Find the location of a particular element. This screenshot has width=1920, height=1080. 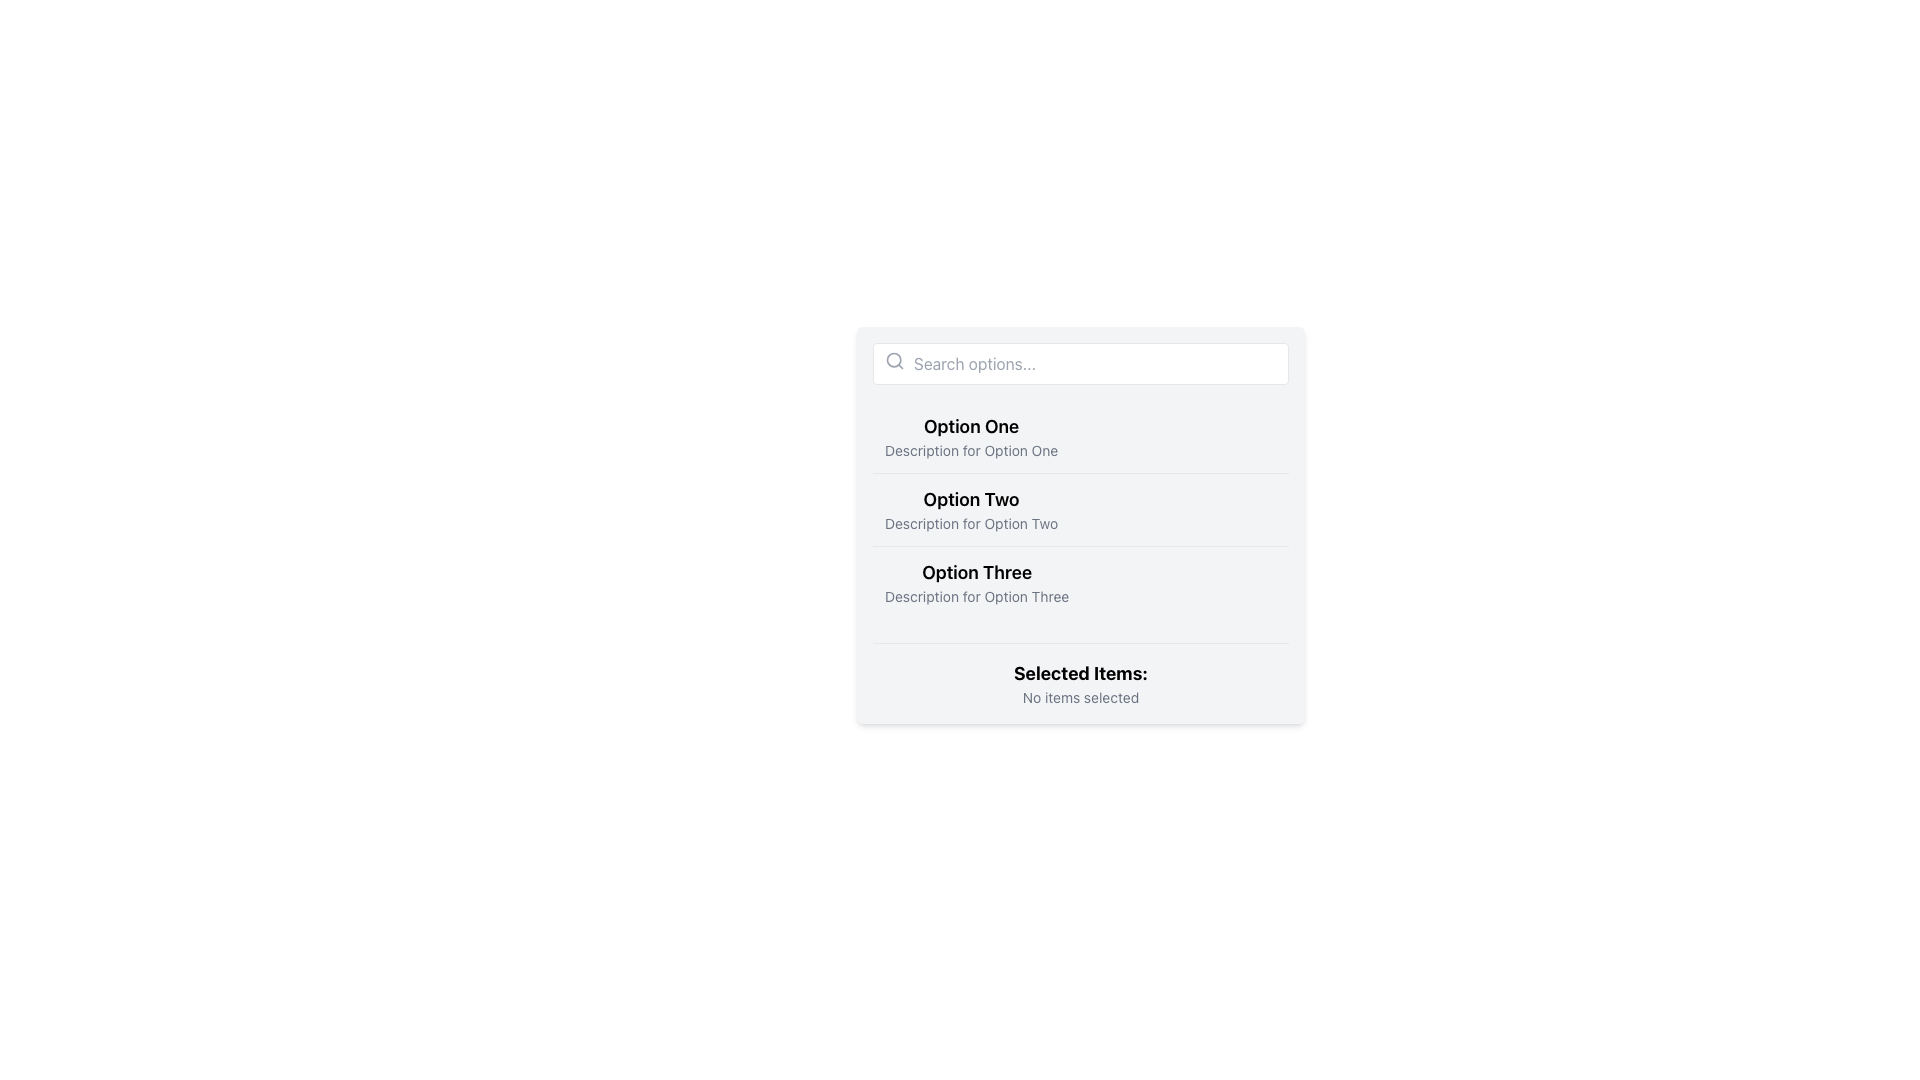

the text label displaying 'Option Two' is located at coordinates (971, 499).